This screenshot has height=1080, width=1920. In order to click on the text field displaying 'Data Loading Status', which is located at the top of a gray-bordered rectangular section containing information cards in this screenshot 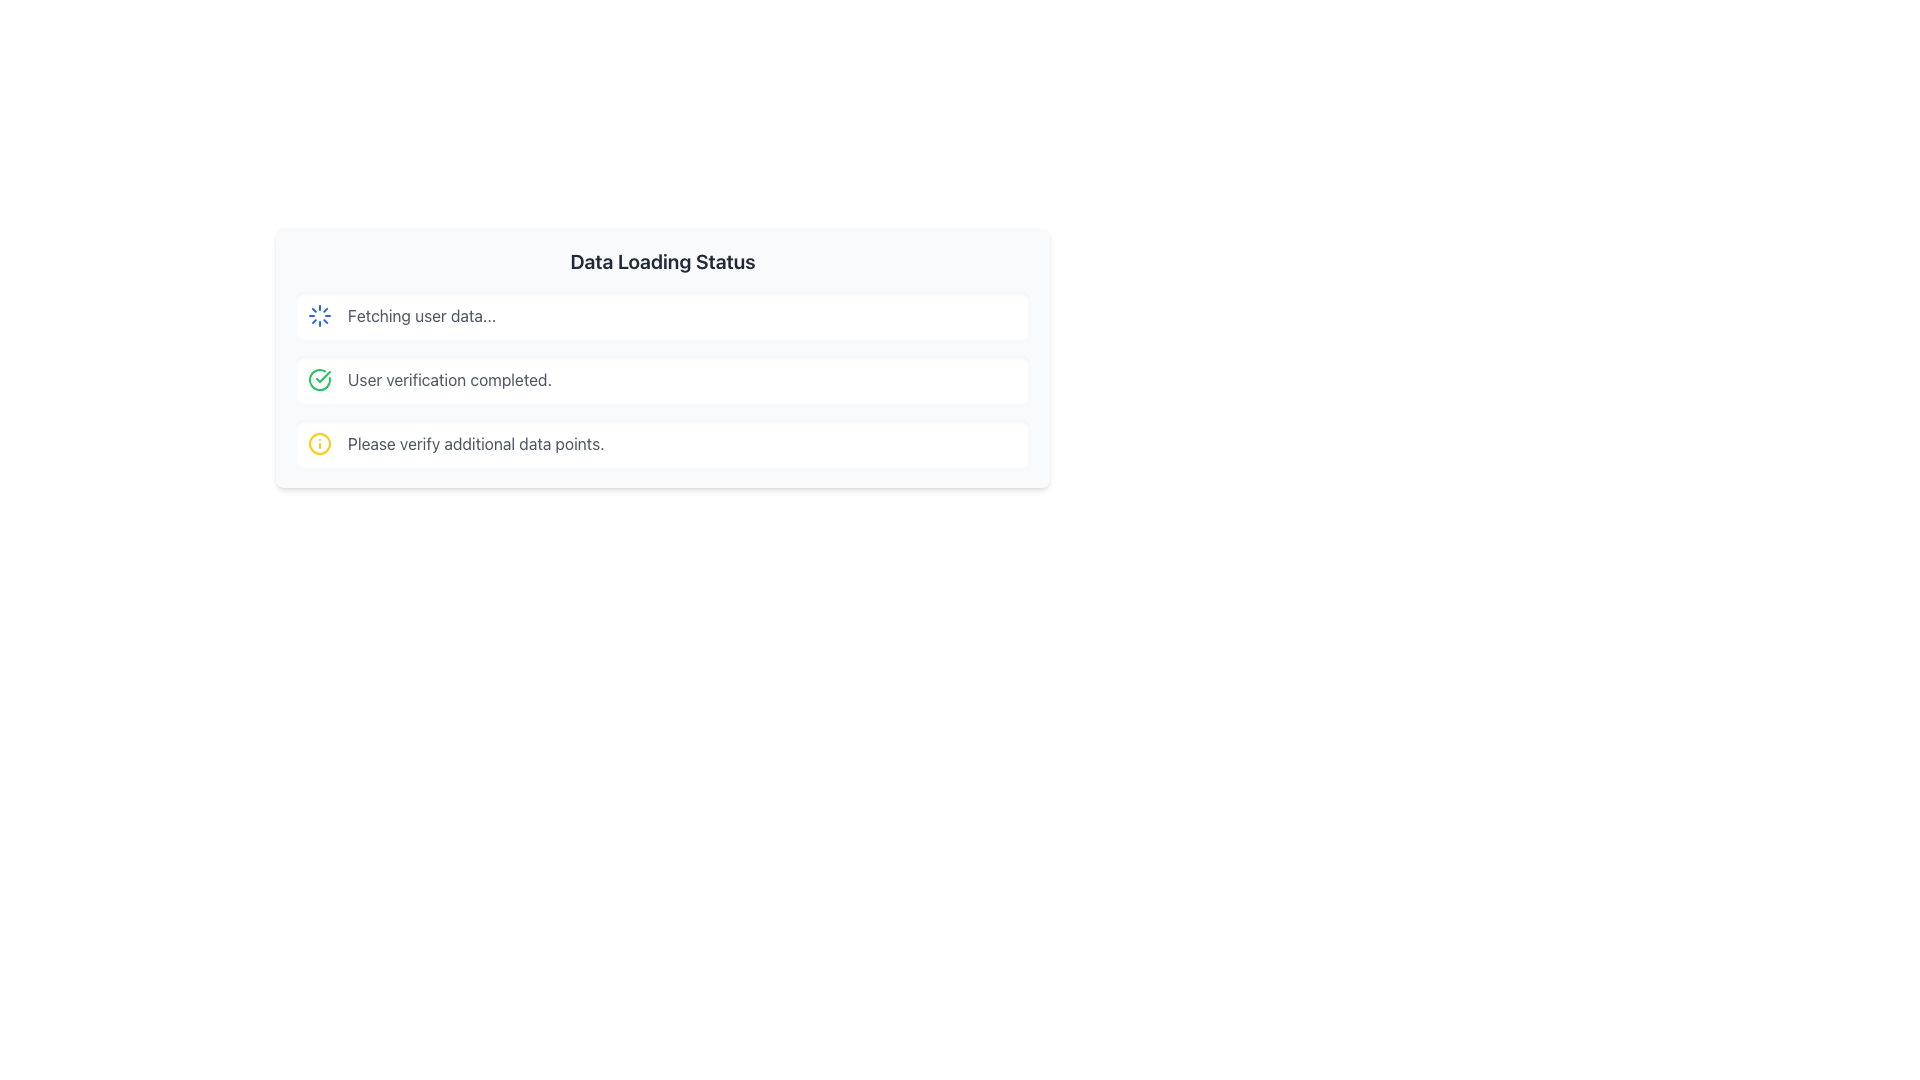, I will do `click(662, 261)`.